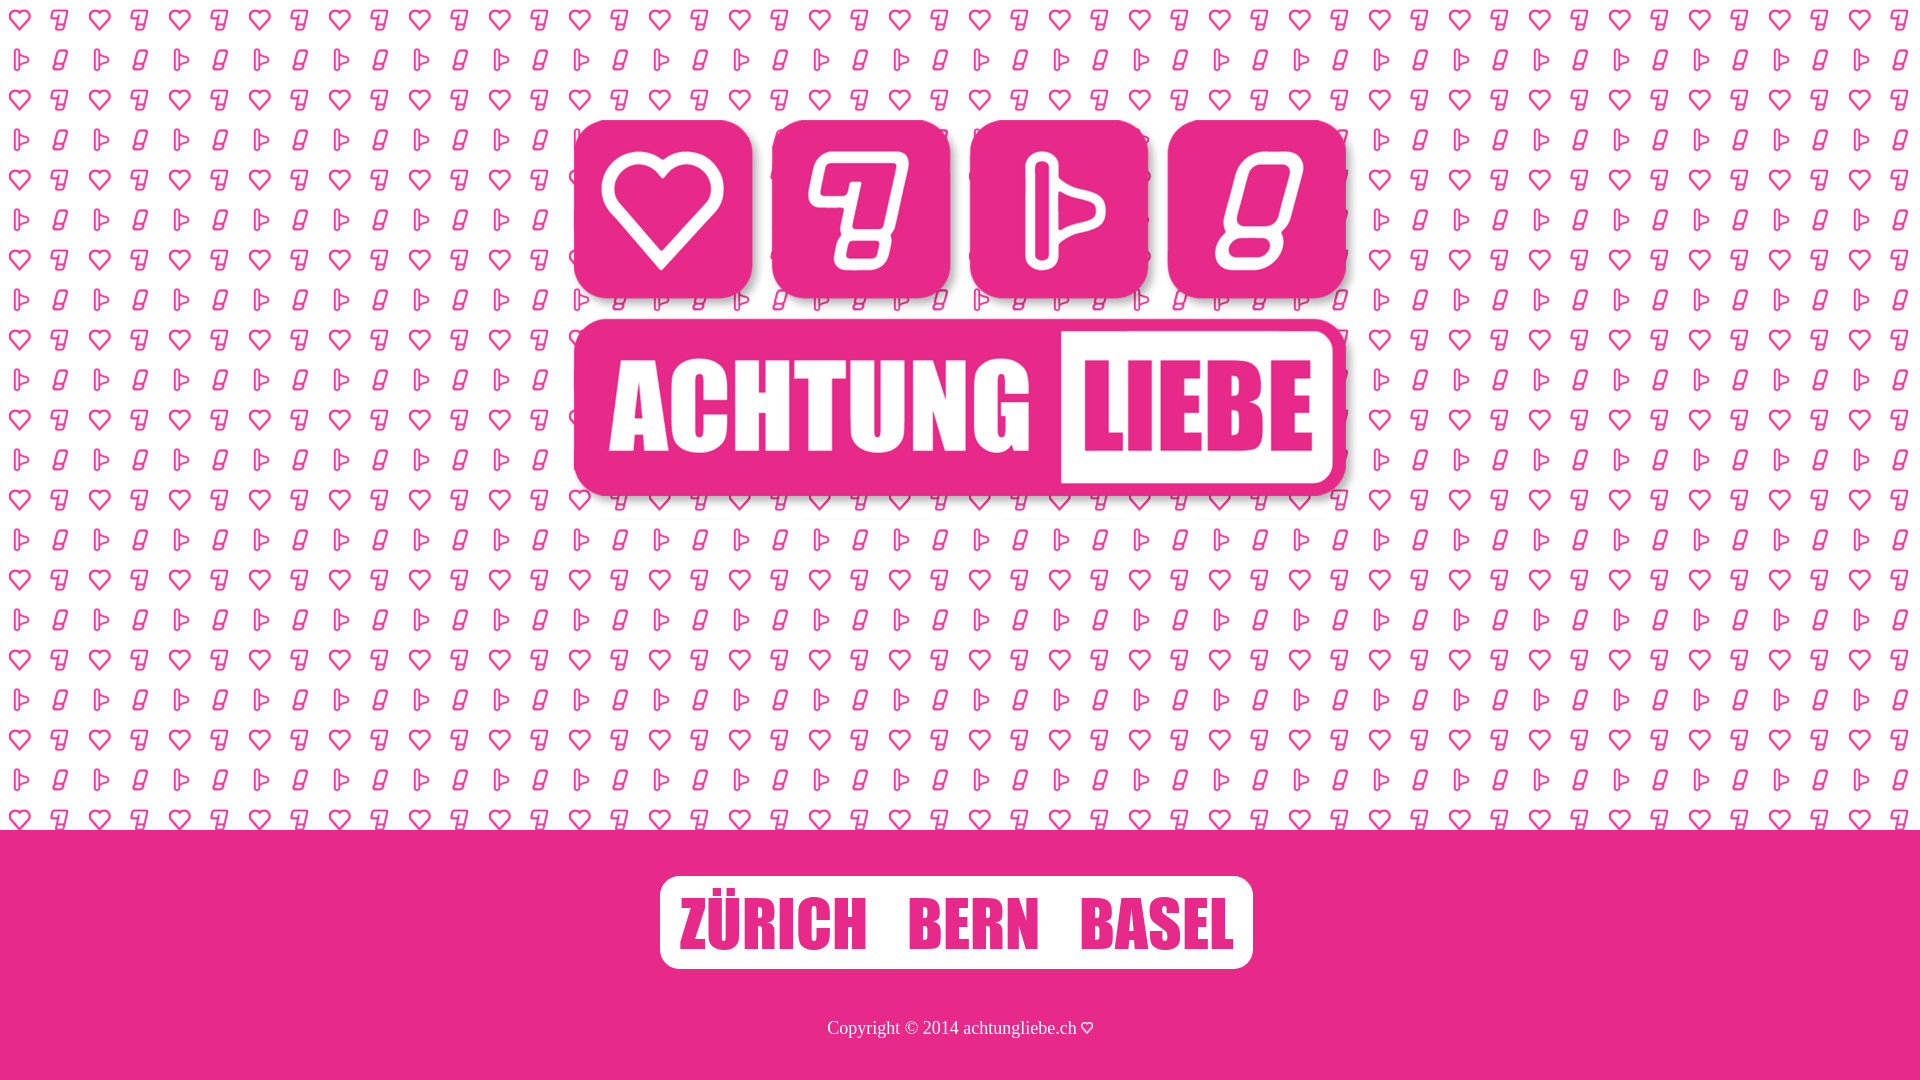 The height and width of the screenshot is (1080, 1920). I want to click on 'achtungliebe.ch', so click(1019, 1028).